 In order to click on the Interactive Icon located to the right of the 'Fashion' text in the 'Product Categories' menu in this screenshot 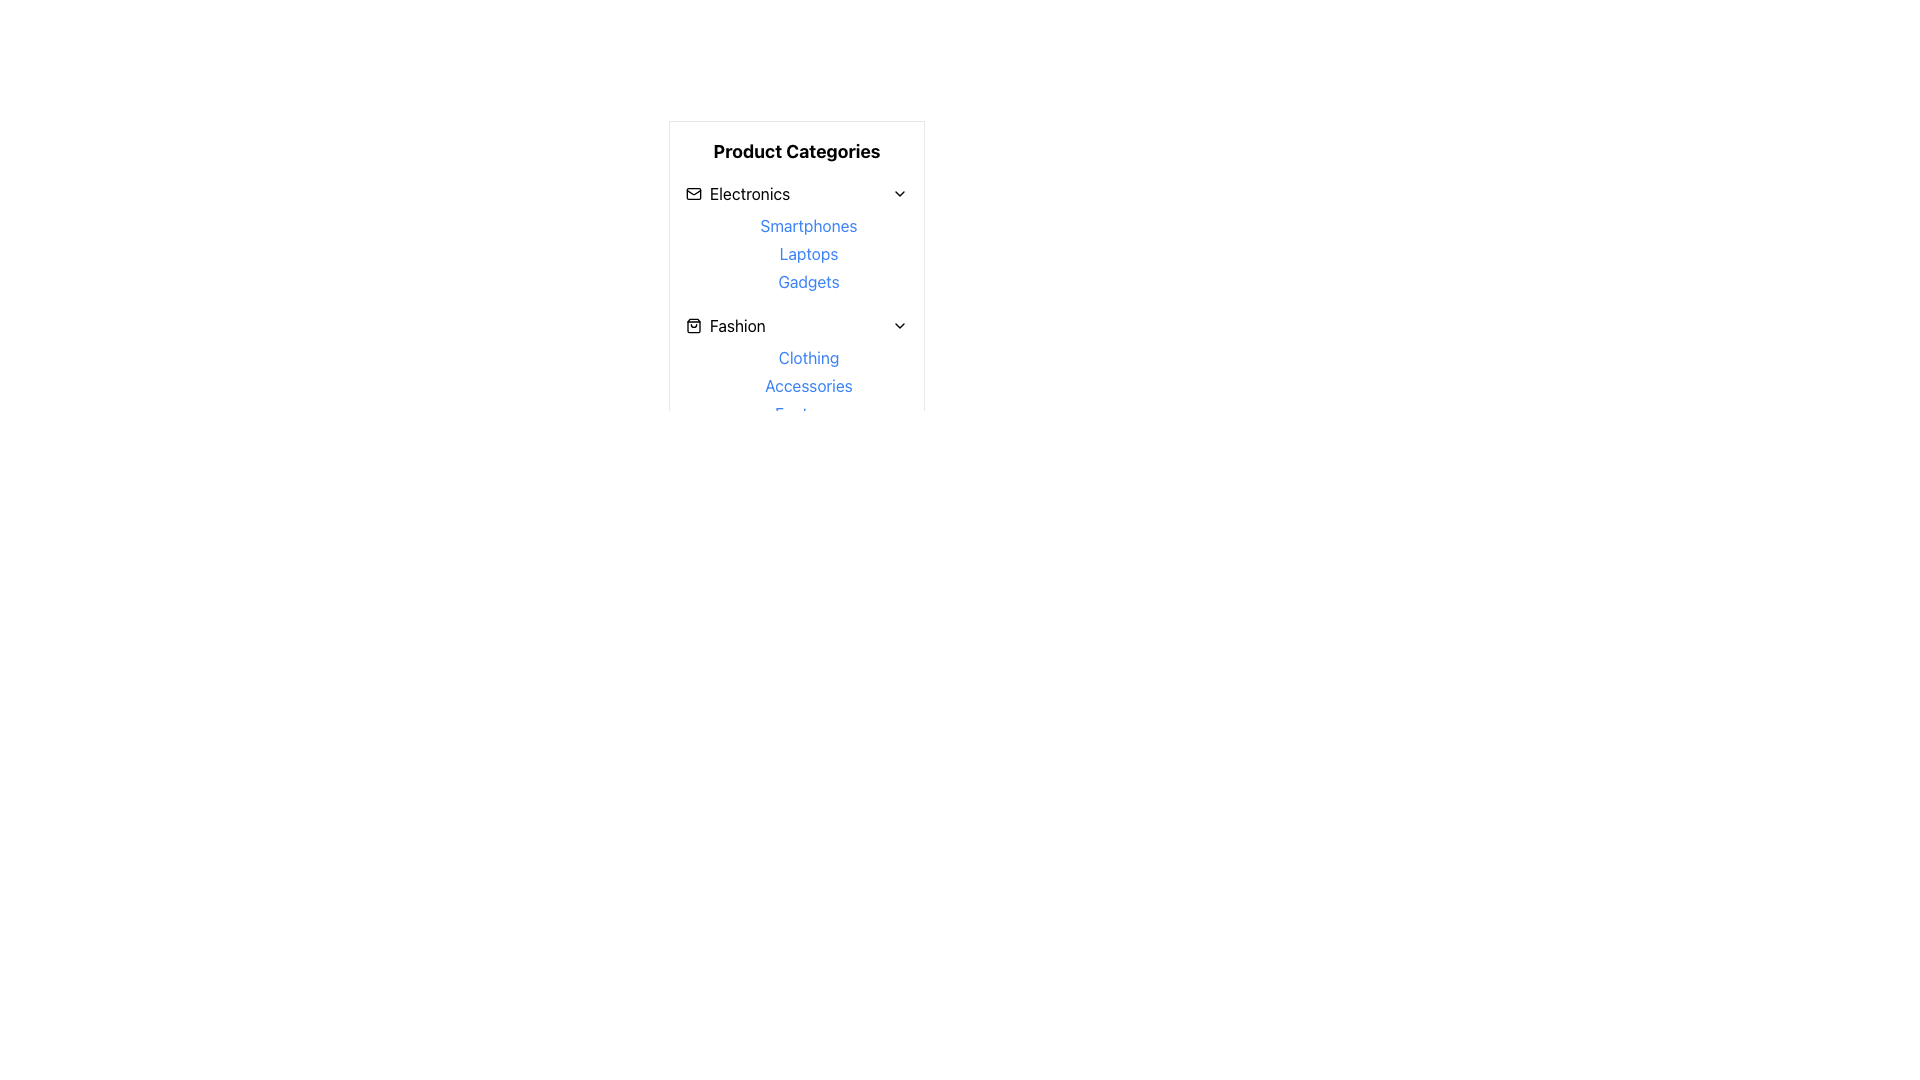, I will do `click(899, 325)`.